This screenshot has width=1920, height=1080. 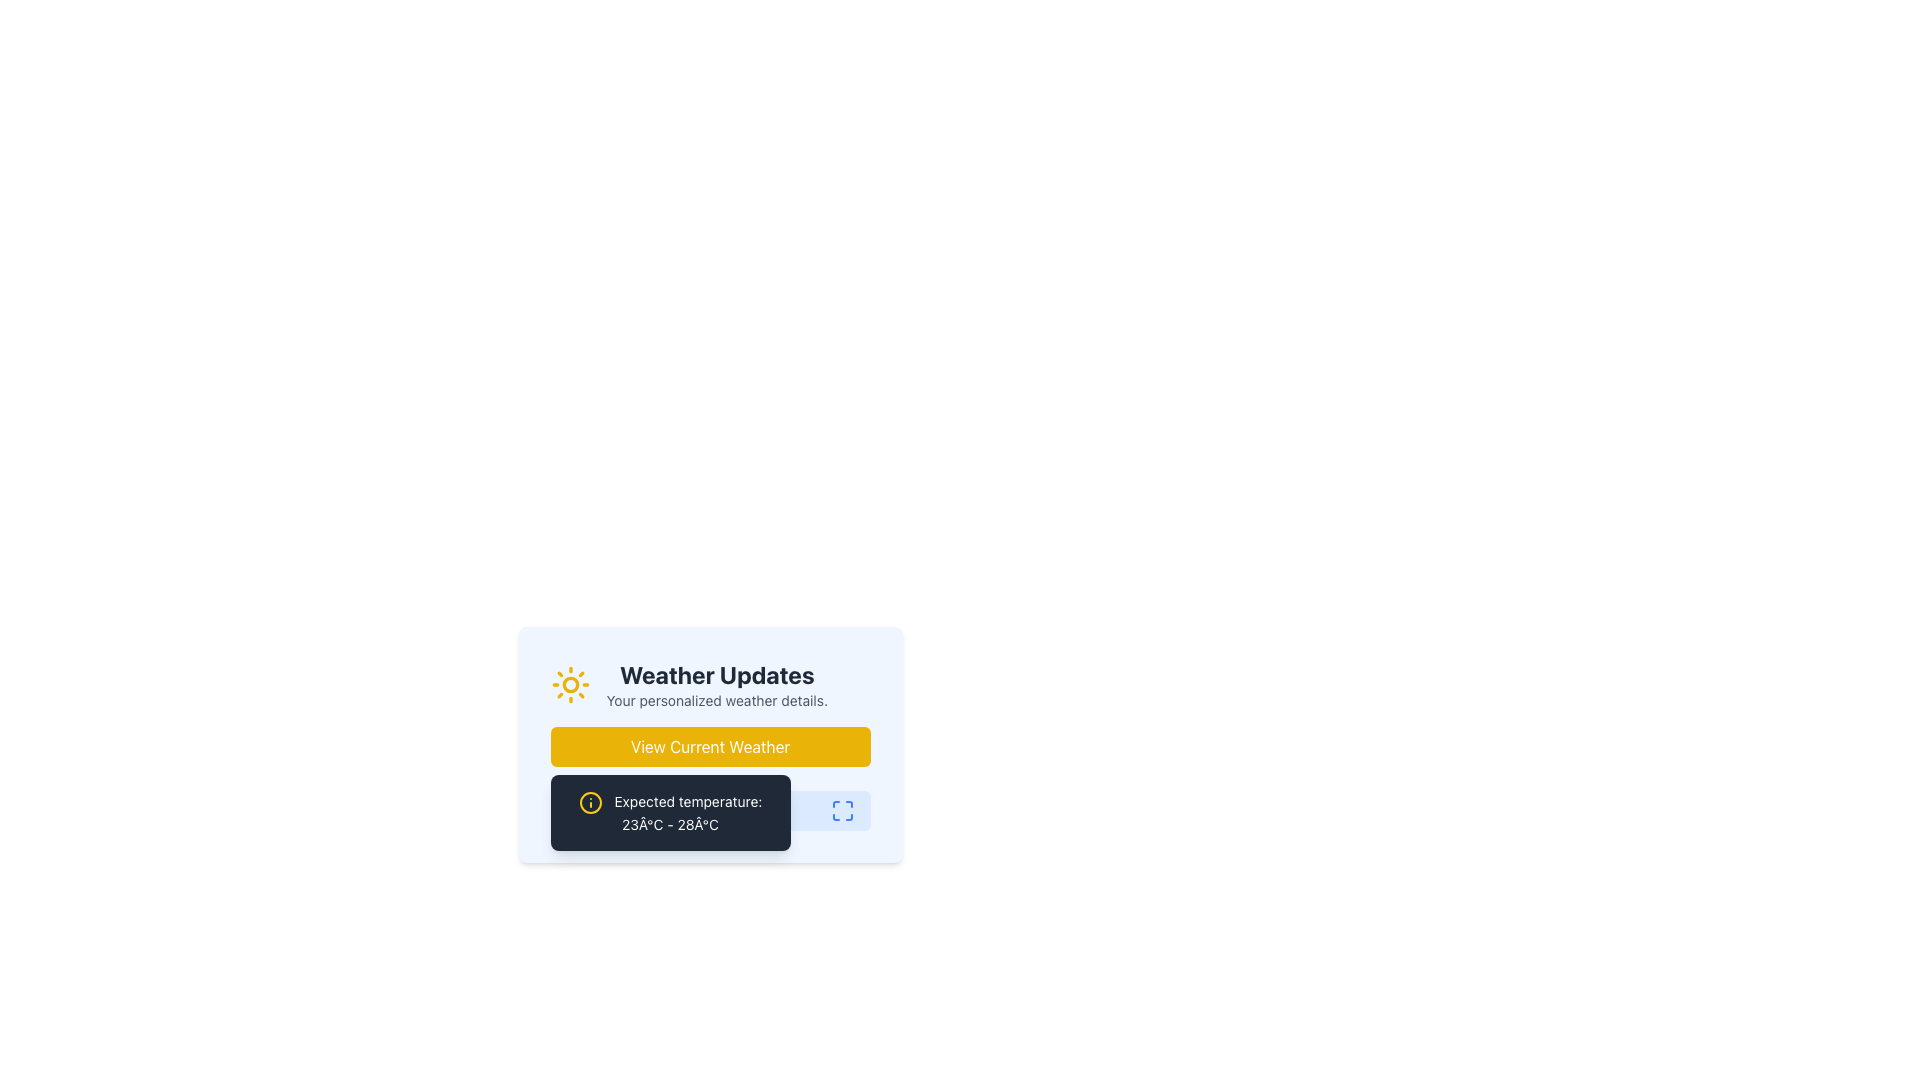 What do you see at coordinates (670, 813) in the screenshot?
I see `the compact, dark rectangular informational text box displaying 'Expected temperature: 23Â°C - 28Â°C' which is located below the 'View Current Weather' button` at bounding box center [670, 813].